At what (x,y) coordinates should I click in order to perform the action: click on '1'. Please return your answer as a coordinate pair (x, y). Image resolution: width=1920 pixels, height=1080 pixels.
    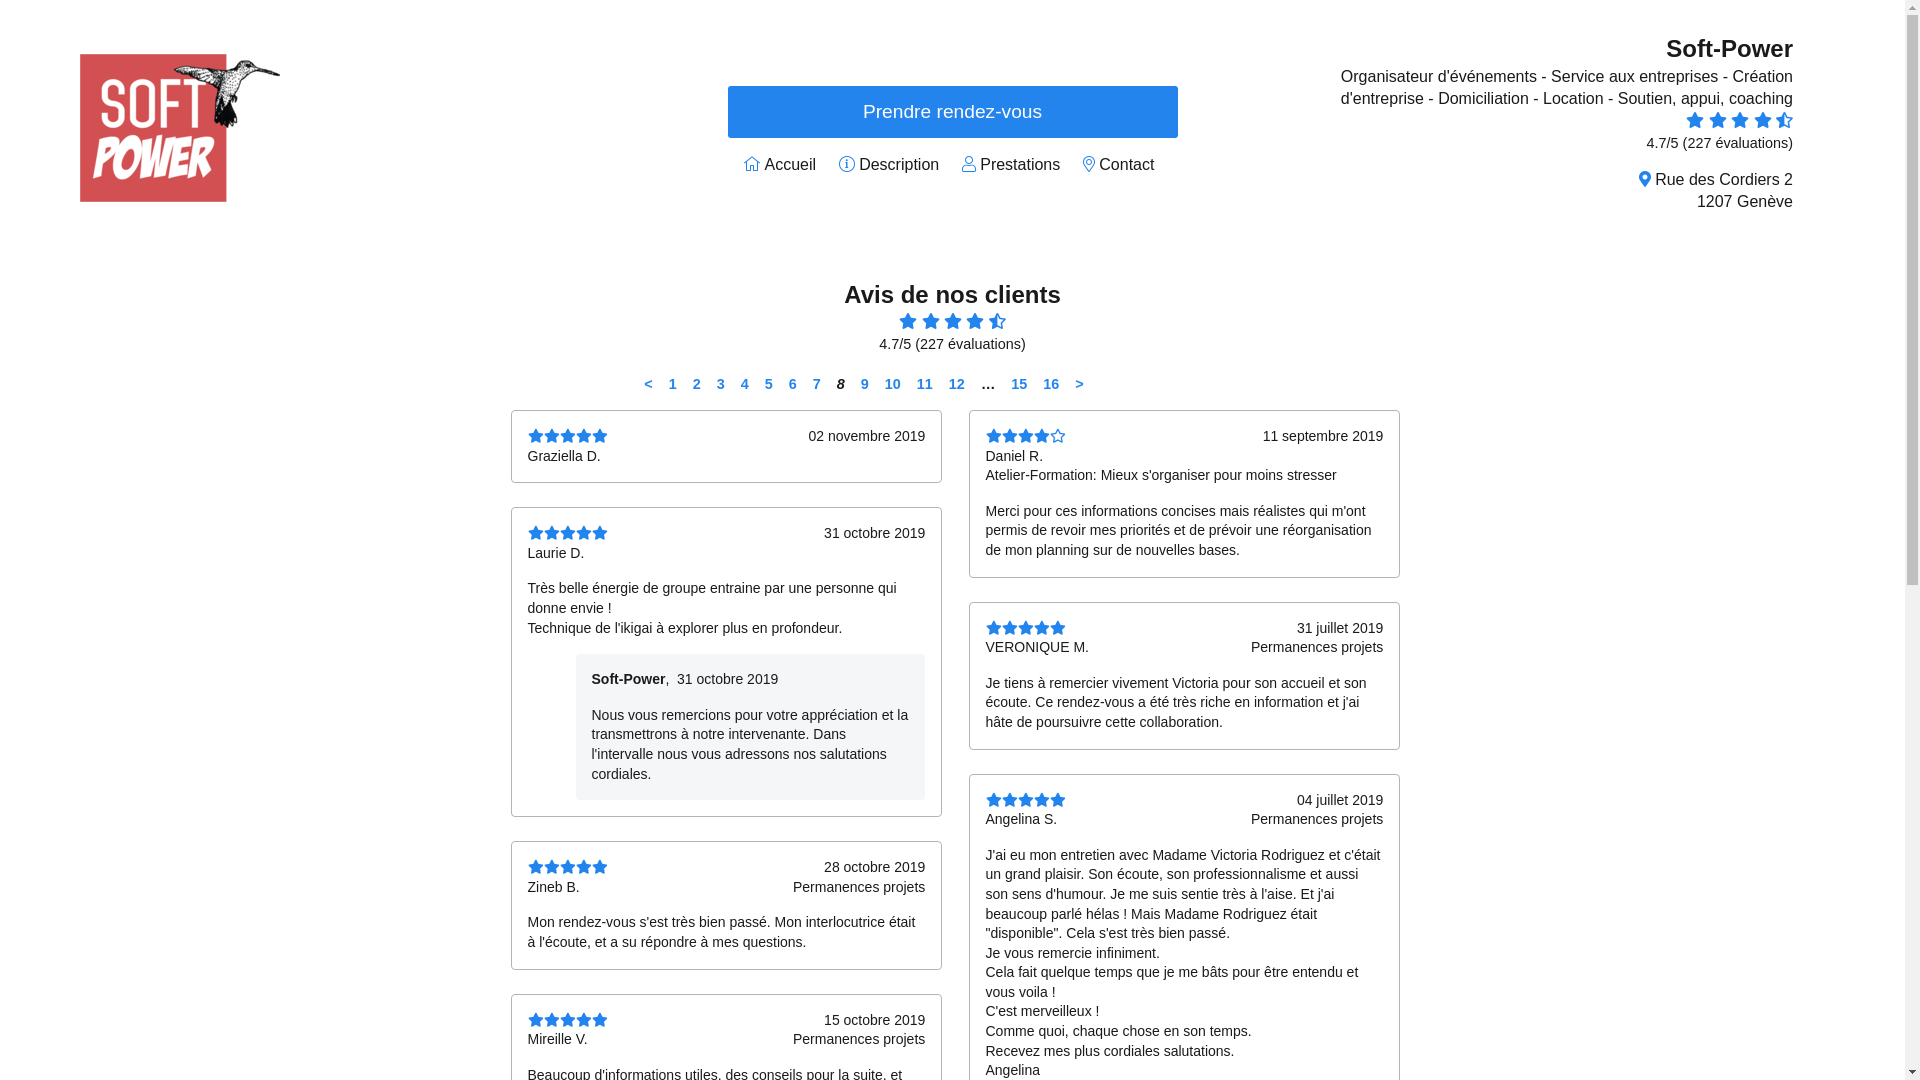
    Looking at the image, I should click on (672, 384).